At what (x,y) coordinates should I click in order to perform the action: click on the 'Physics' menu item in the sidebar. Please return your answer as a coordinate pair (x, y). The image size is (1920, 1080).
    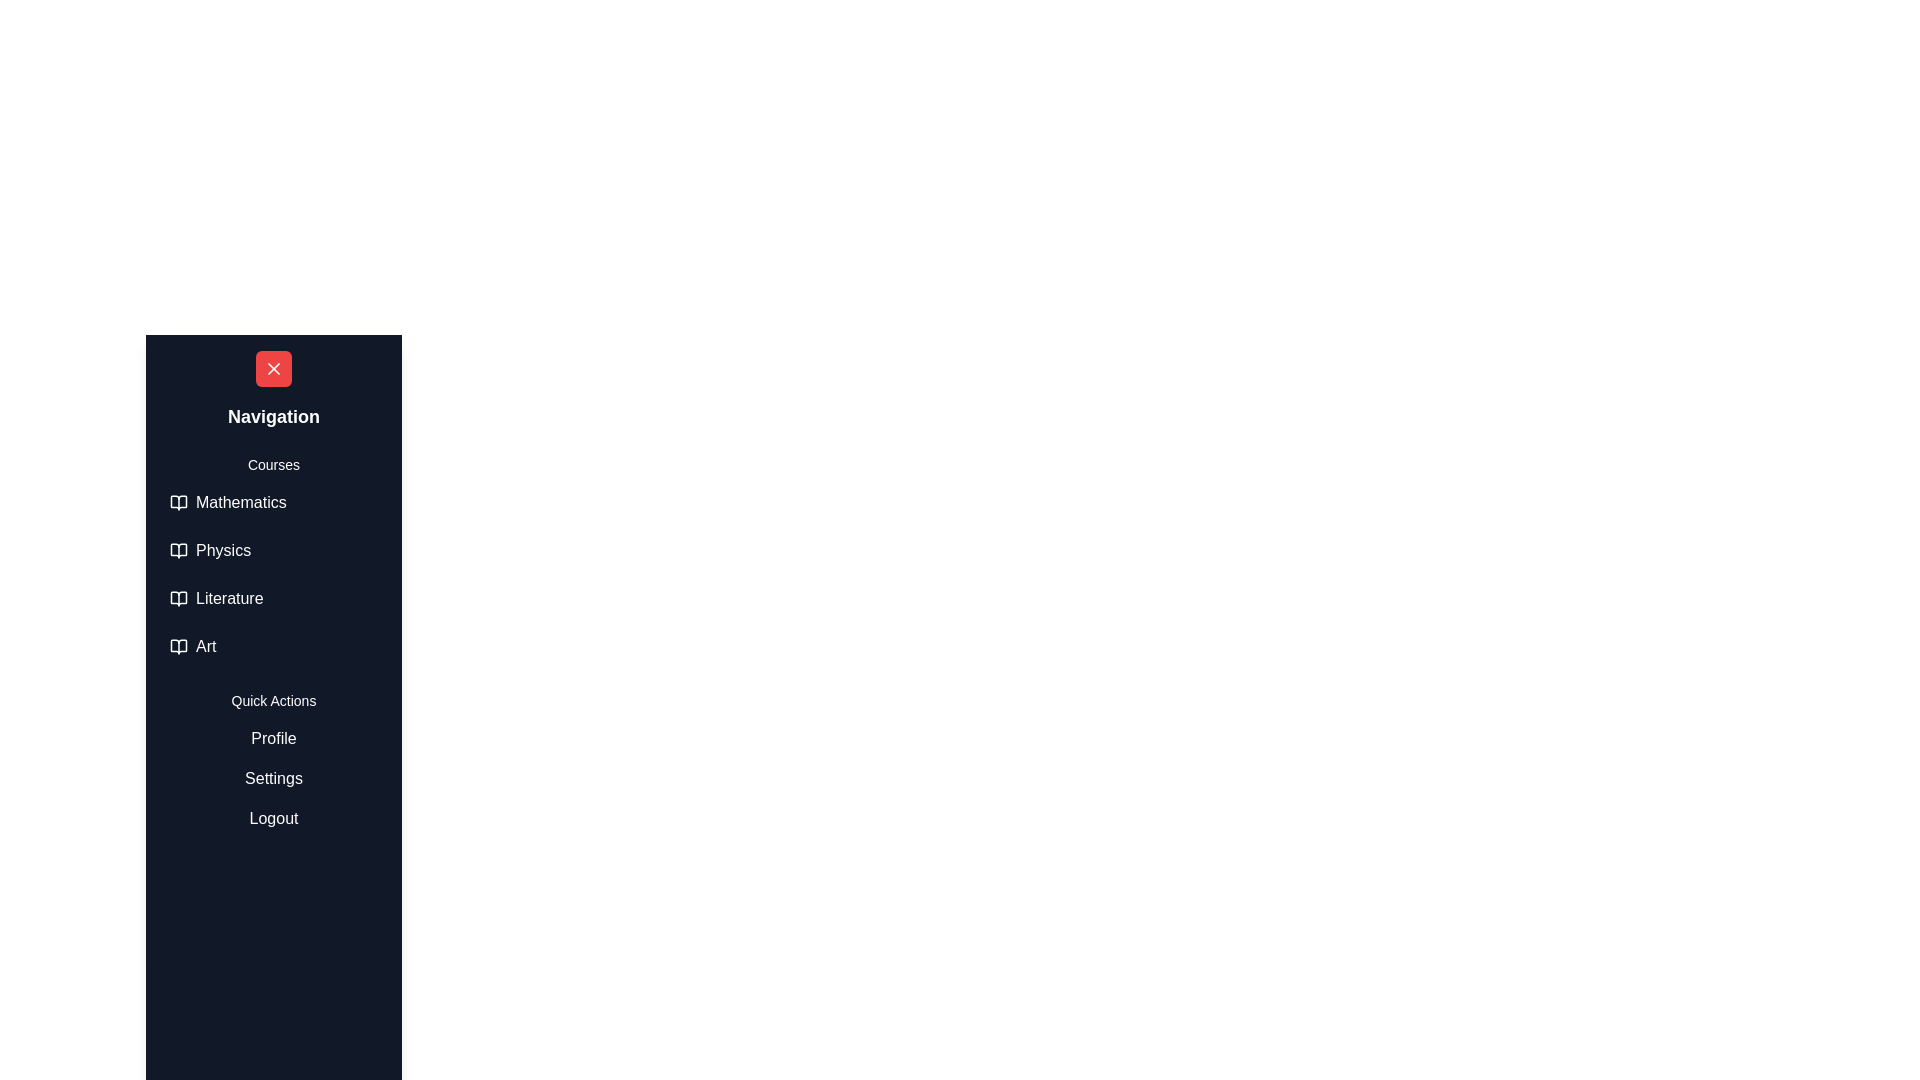
    Looking at the image, I should click on (272, 560).